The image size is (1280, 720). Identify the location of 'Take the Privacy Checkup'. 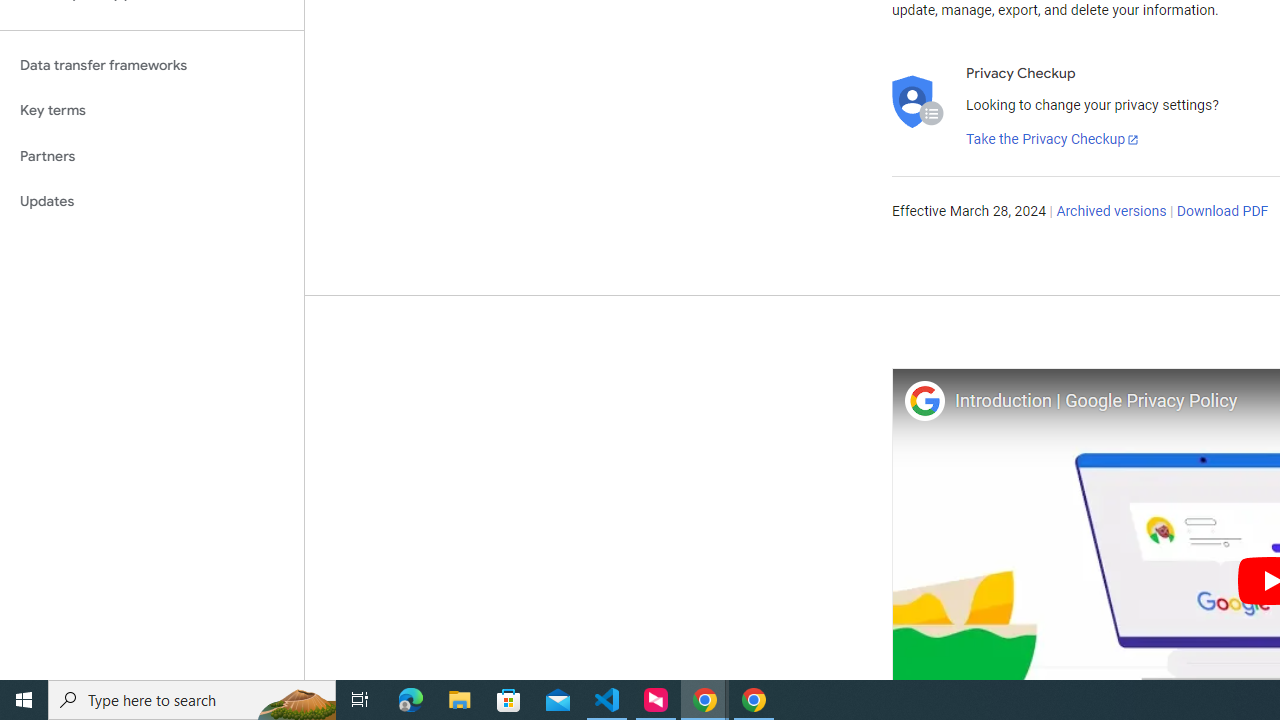
(1052, 139).